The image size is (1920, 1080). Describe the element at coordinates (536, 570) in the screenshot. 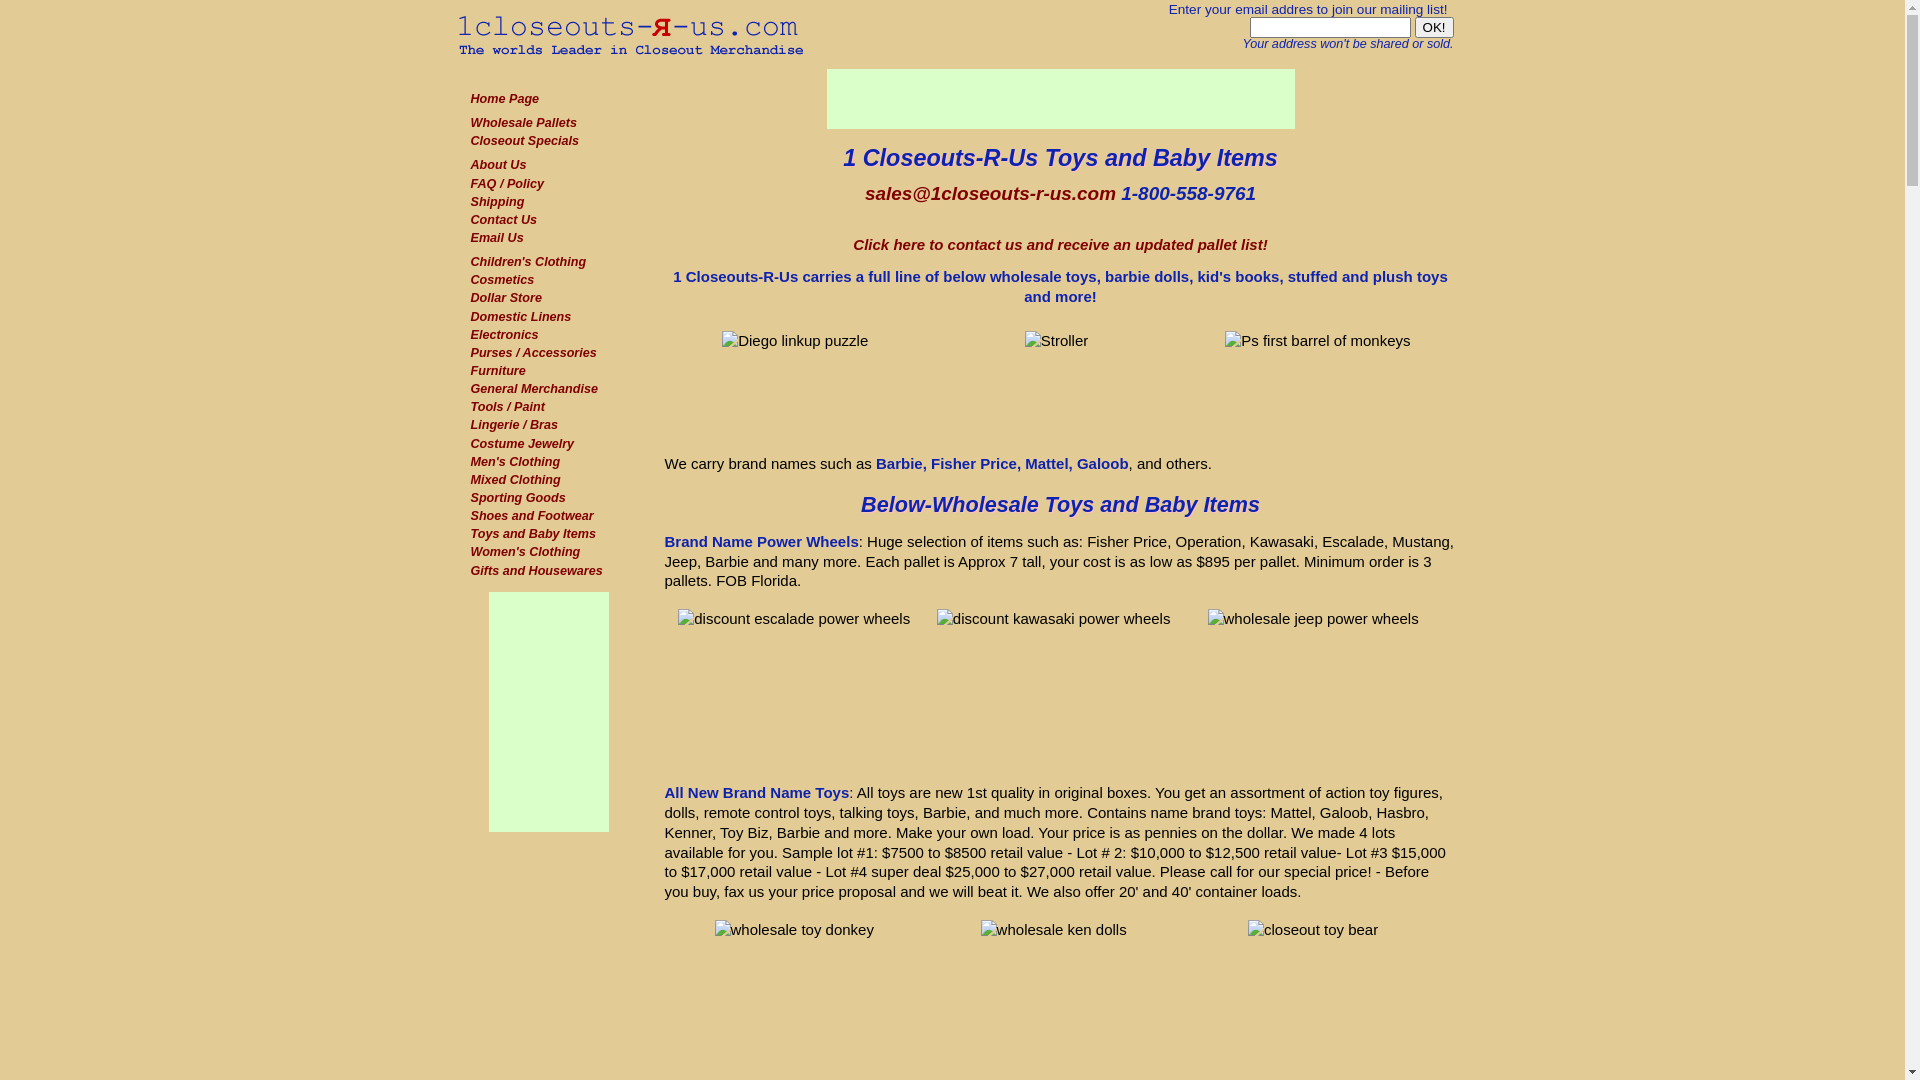

I see `'Gifts and Housewares'` at that location.